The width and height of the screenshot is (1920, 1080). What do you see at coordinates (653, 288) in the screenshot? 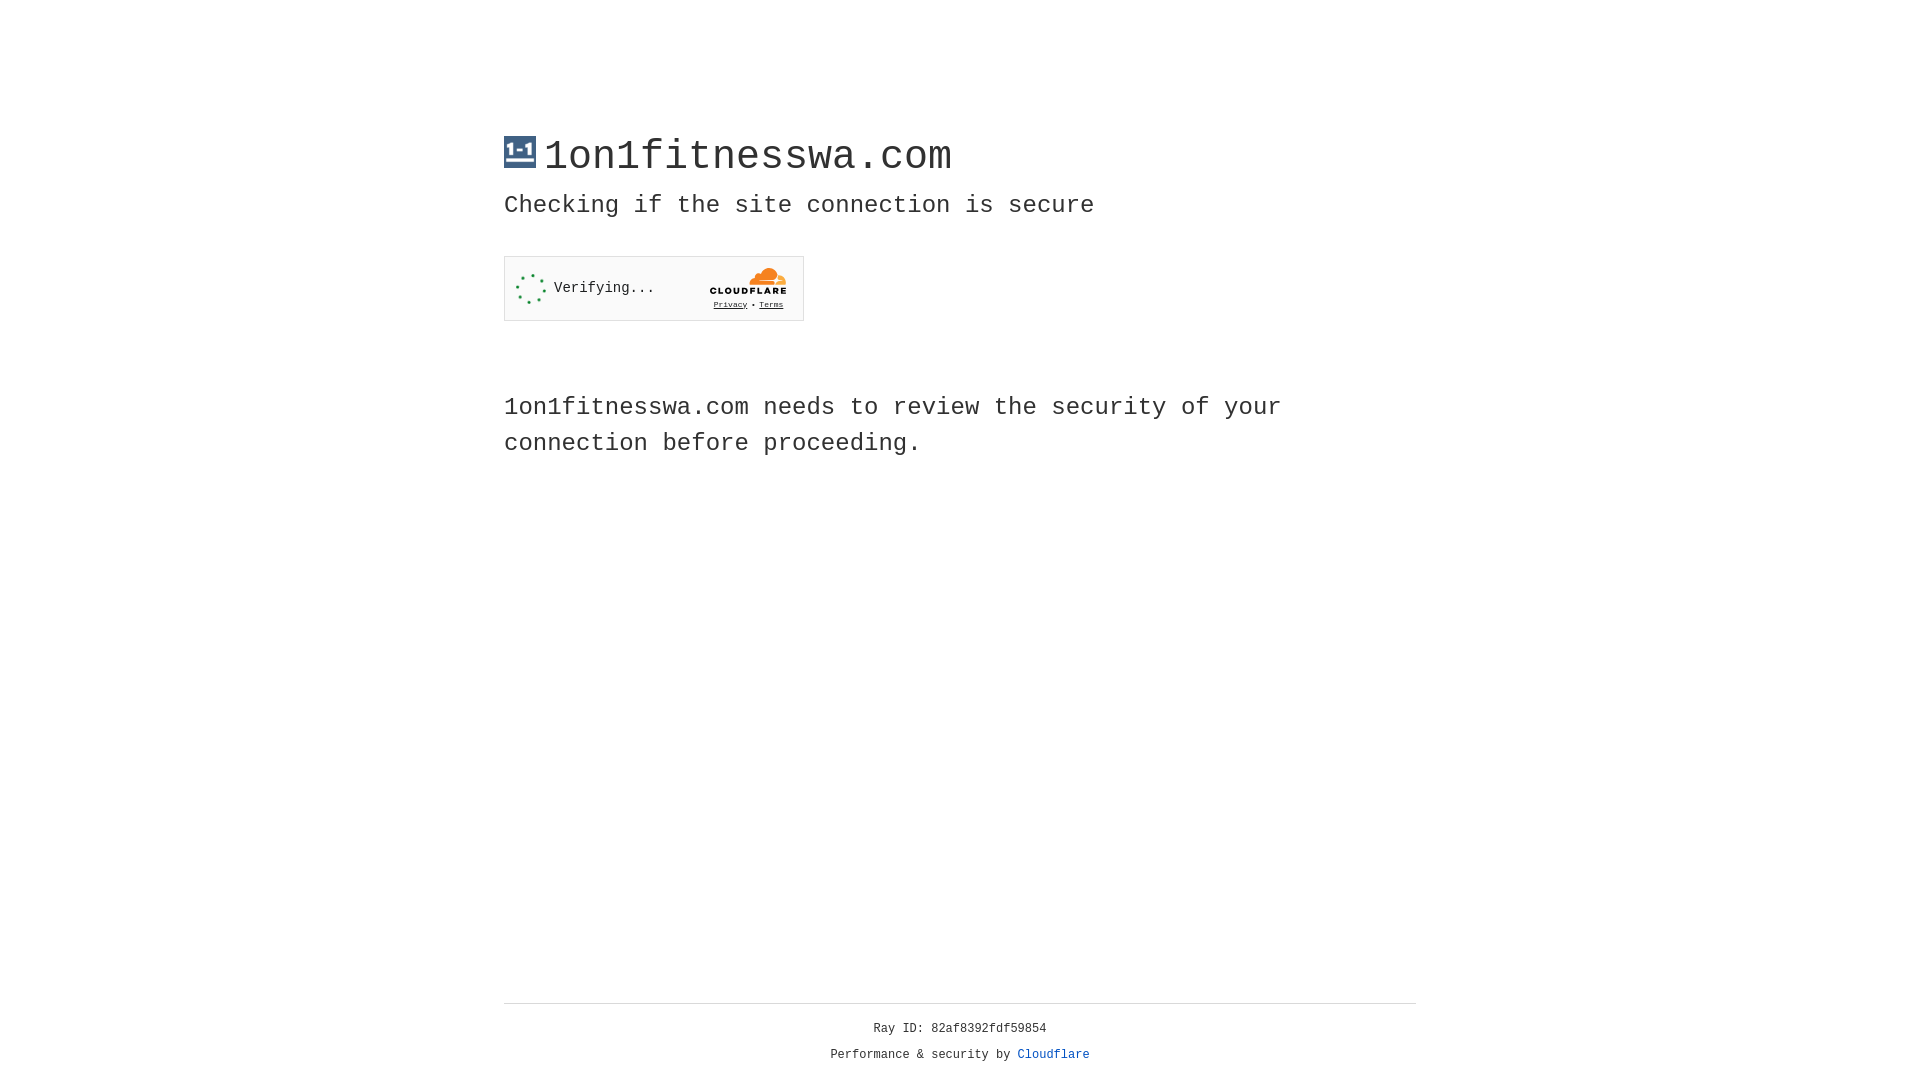
I see `'Widget containing a Cloudflare security challenge'` at bounding box center [653, 288].